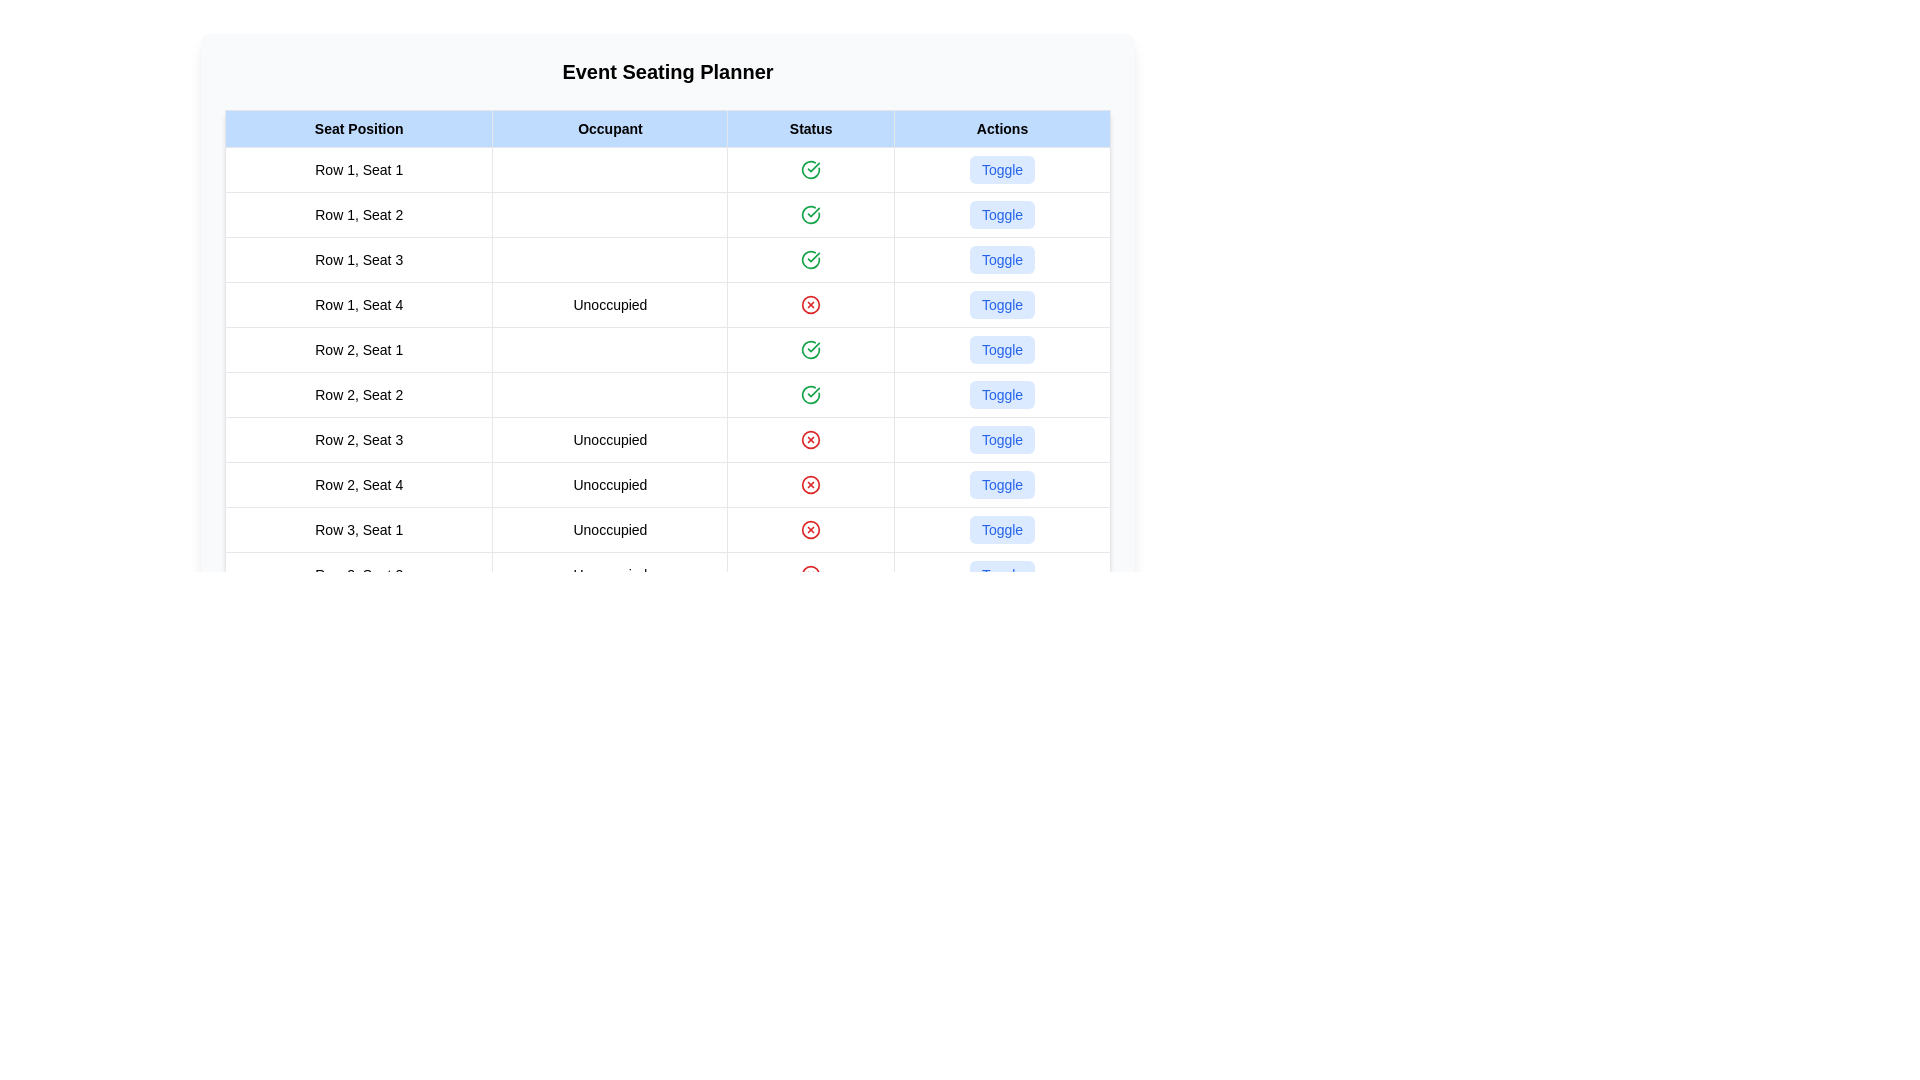  I want to click on the Text Label displaying 'Unoccupied' which is located in the third row under the 'Occupant' column, between 'Row 3, Seat 1' and a blank cell, so click(609, 528).